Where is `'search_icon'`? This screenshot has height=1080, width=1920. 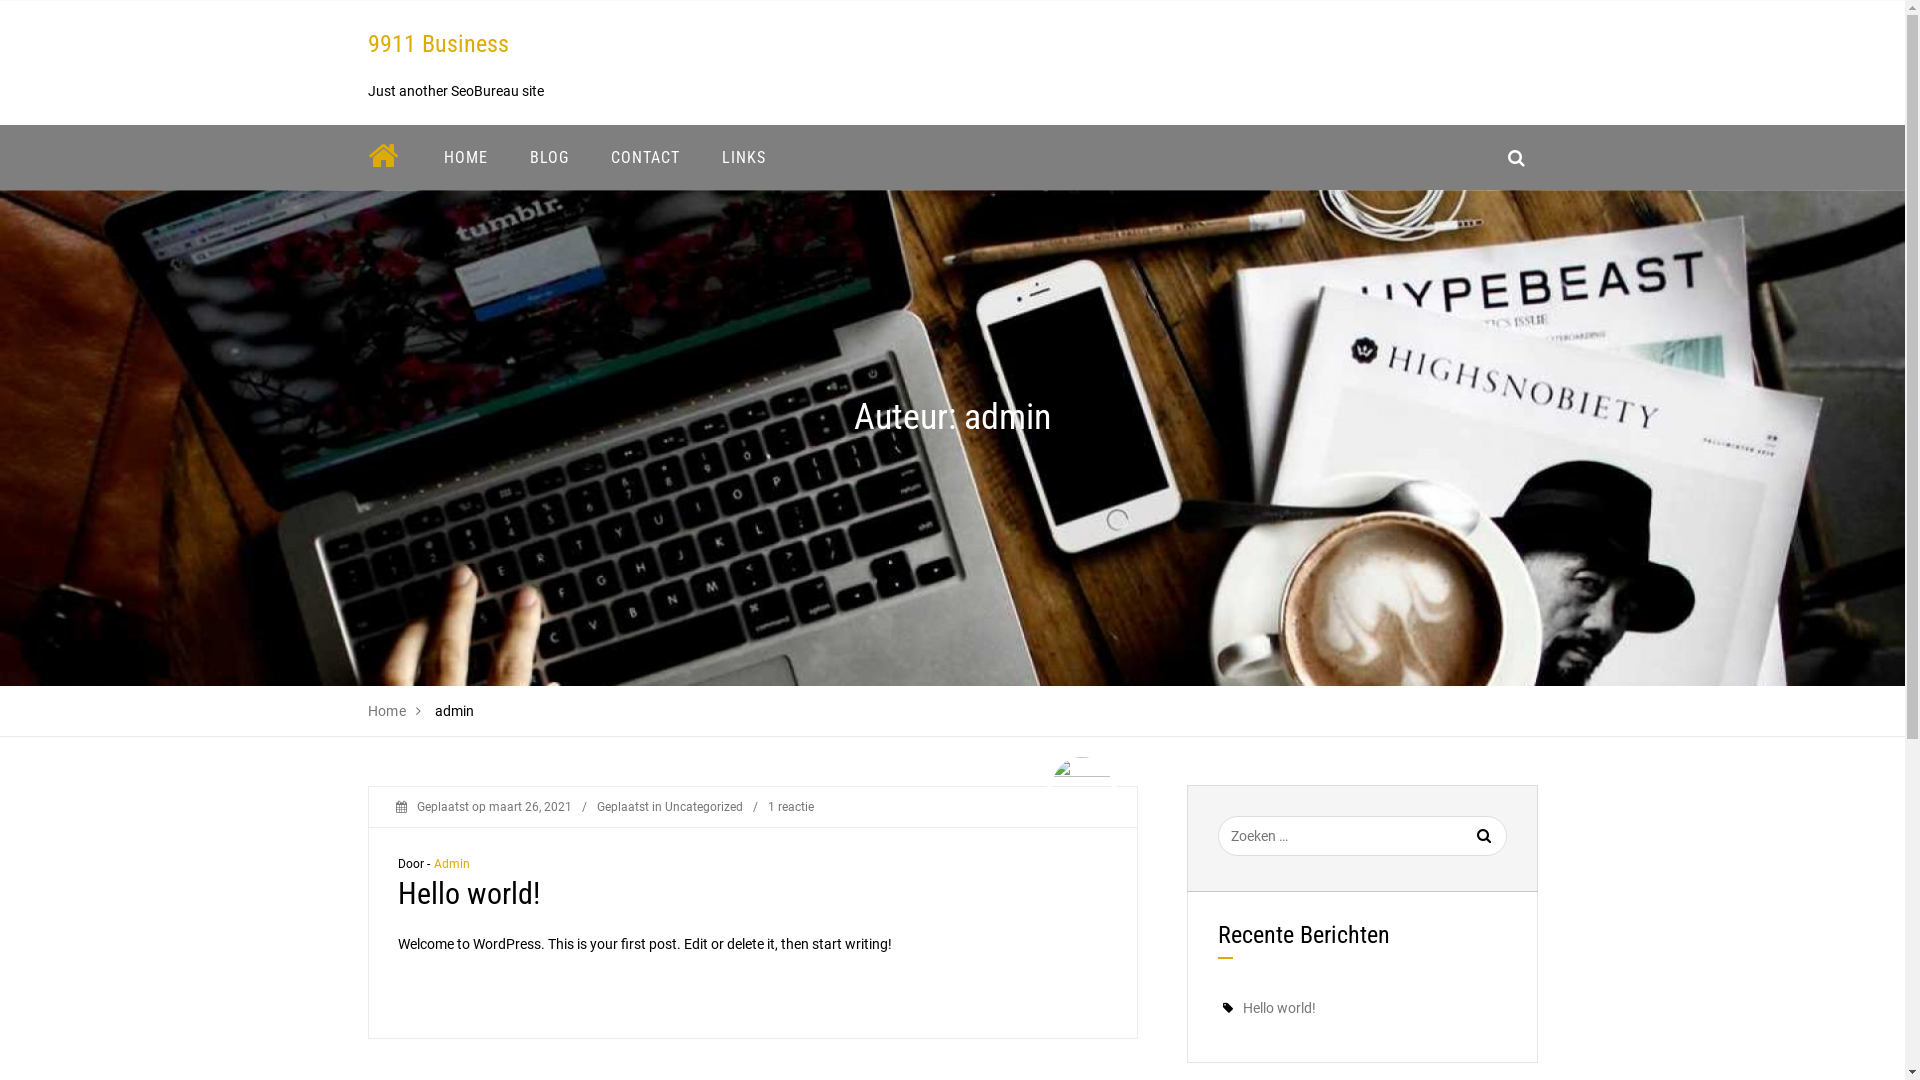 'search_icon' is located at coordinates (1515, 156).